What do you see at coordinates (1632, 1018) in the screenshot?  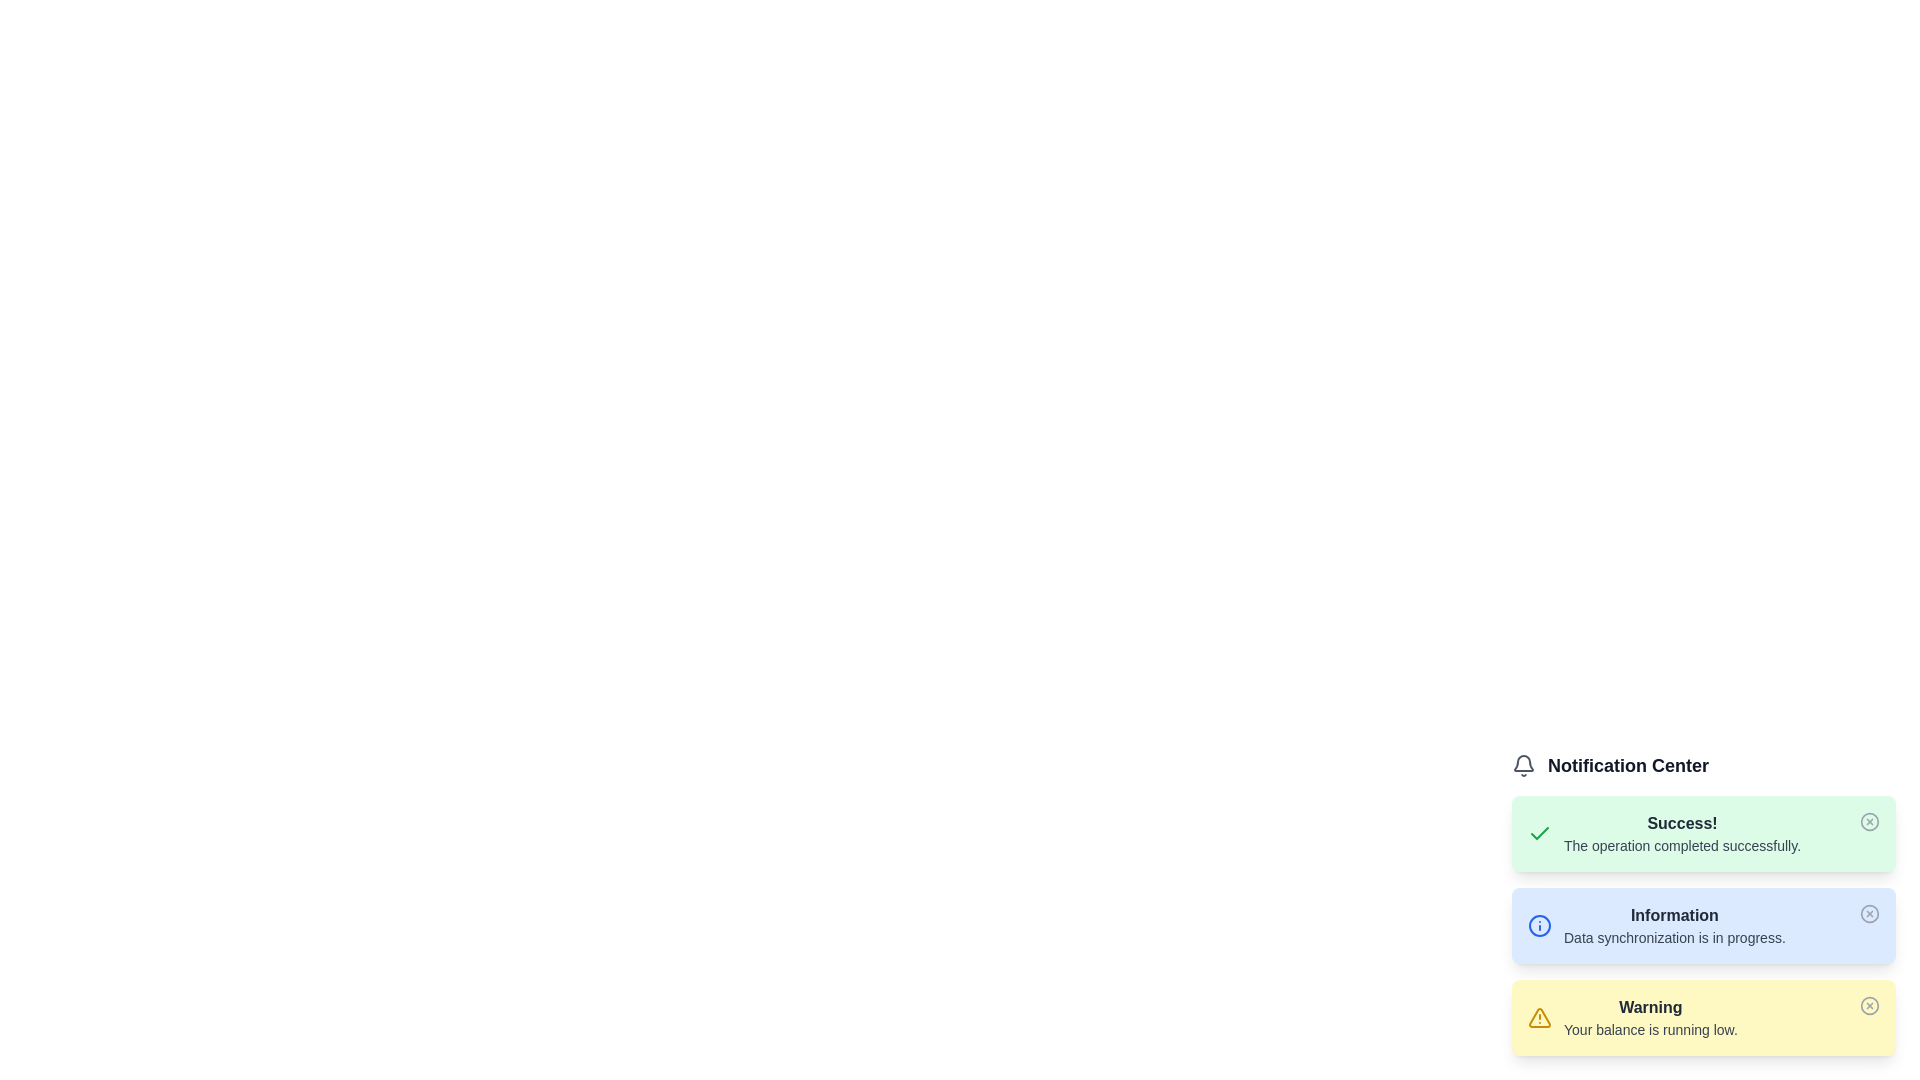 I see `the text-based notification element that displays a yellow warning icon and the message 'Warning: Your balance is running low.'` at bounding box center [1632, 1018].